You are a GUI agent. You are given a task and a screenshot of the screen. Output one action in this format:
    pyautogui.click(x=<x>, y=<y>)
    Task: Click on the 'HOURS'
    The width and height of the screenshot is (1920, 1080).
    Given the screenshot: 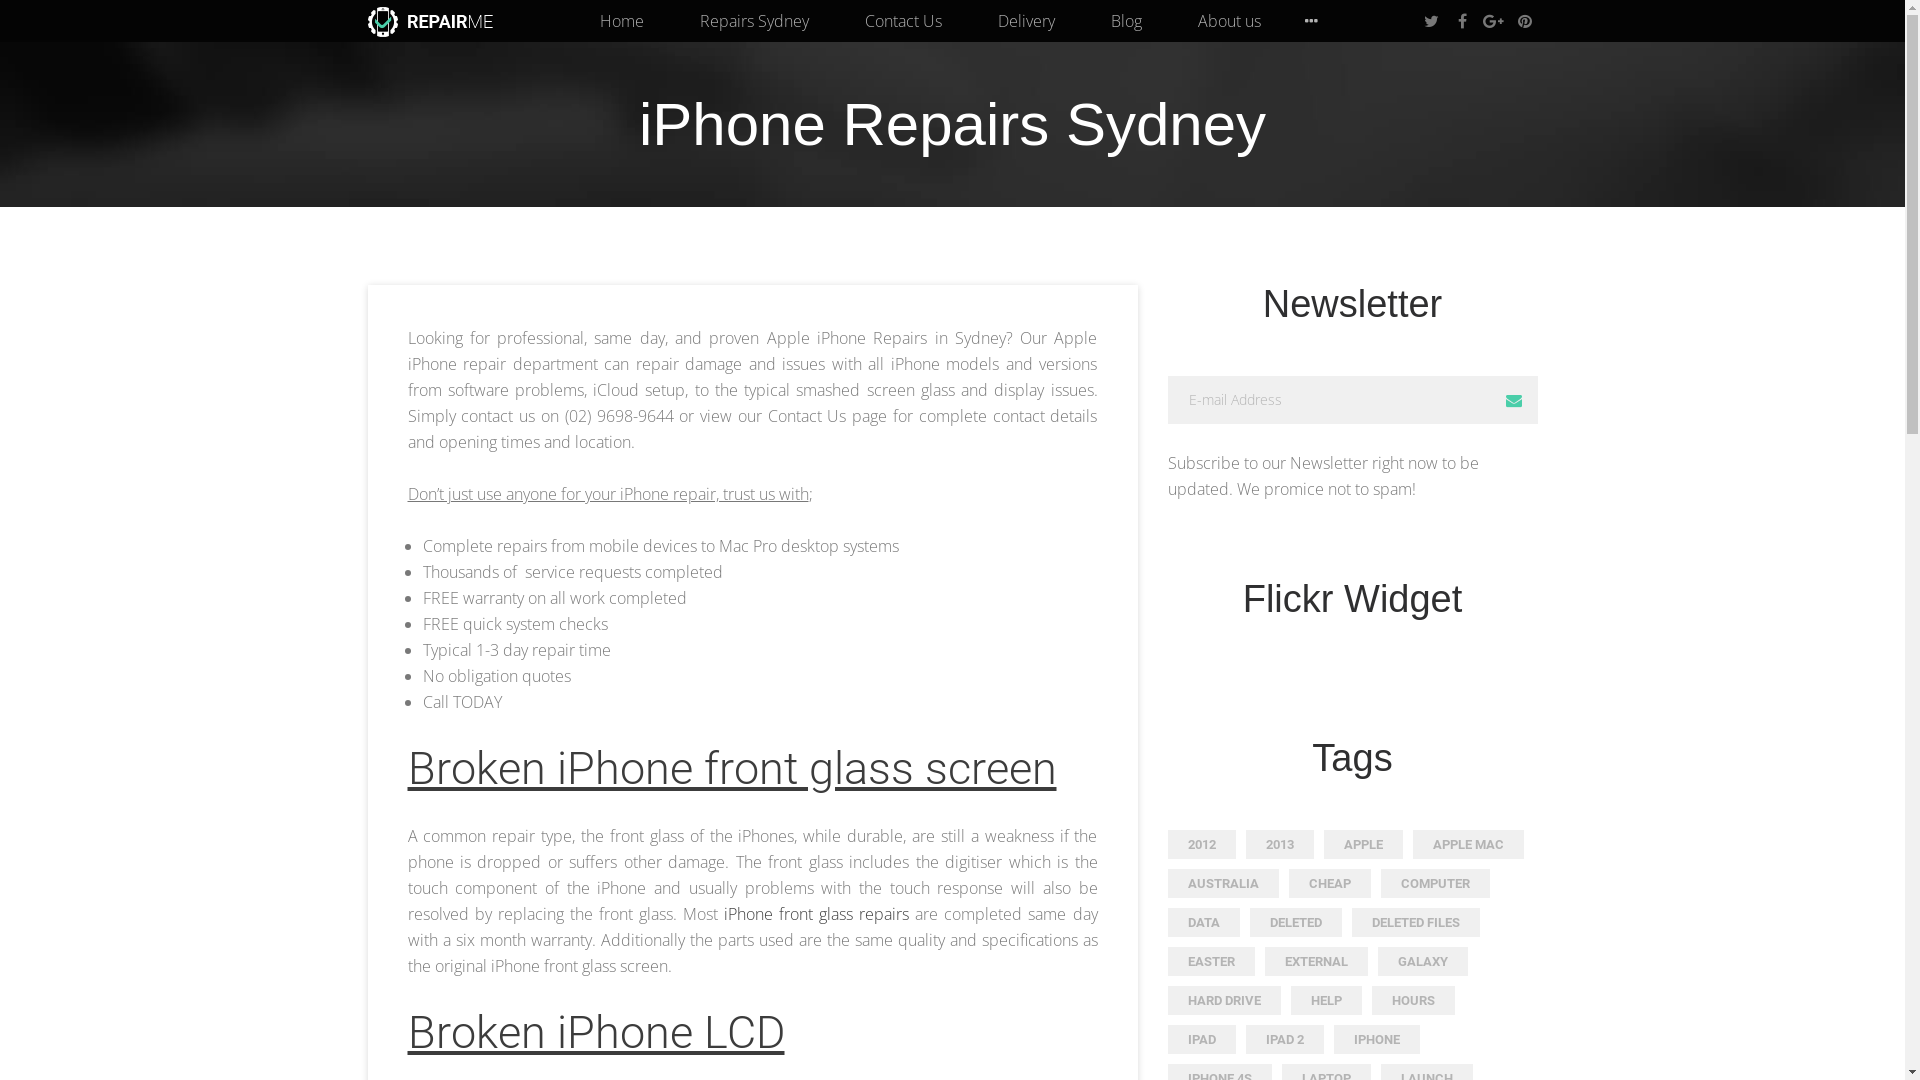 What is the action you would take?
    pyautogui.click(x=1412, y=1000)
    